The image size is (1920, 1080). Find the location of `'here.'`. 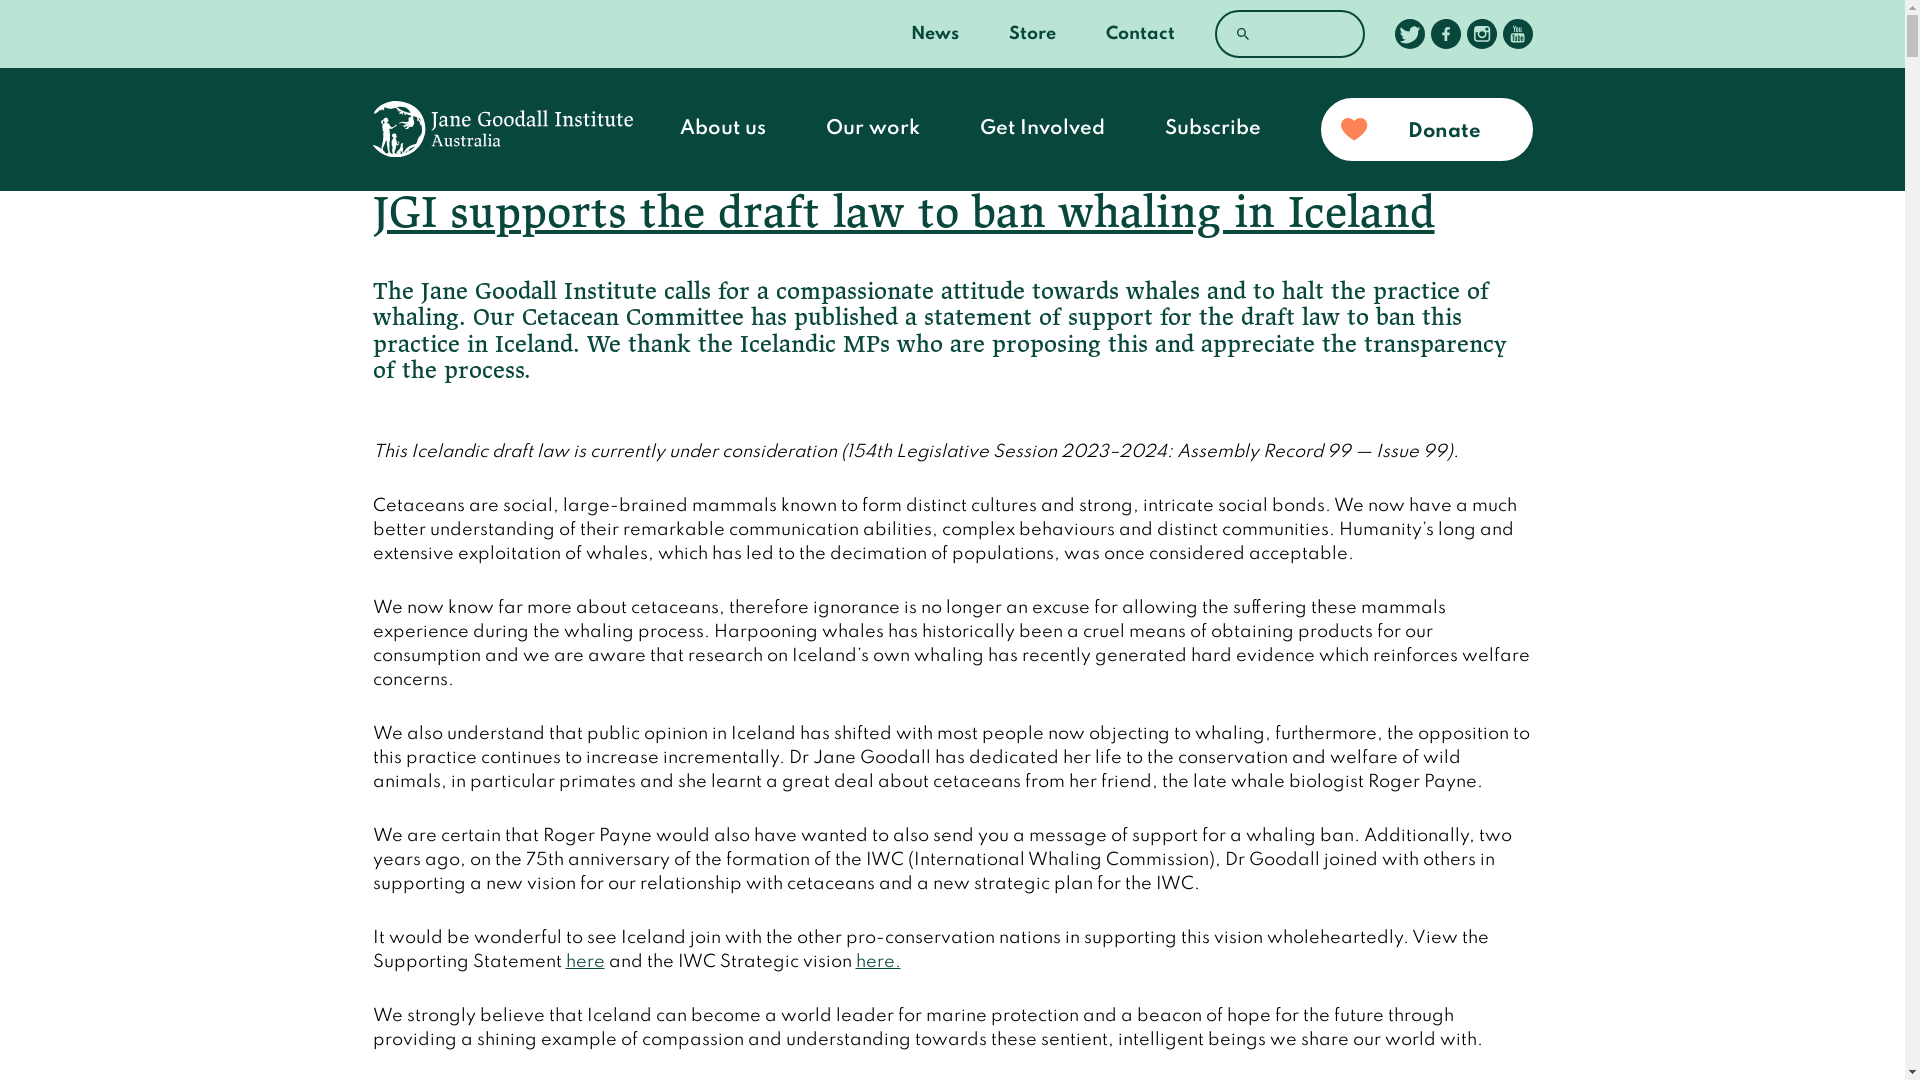

'here.' is located at coordinates (855, 960).